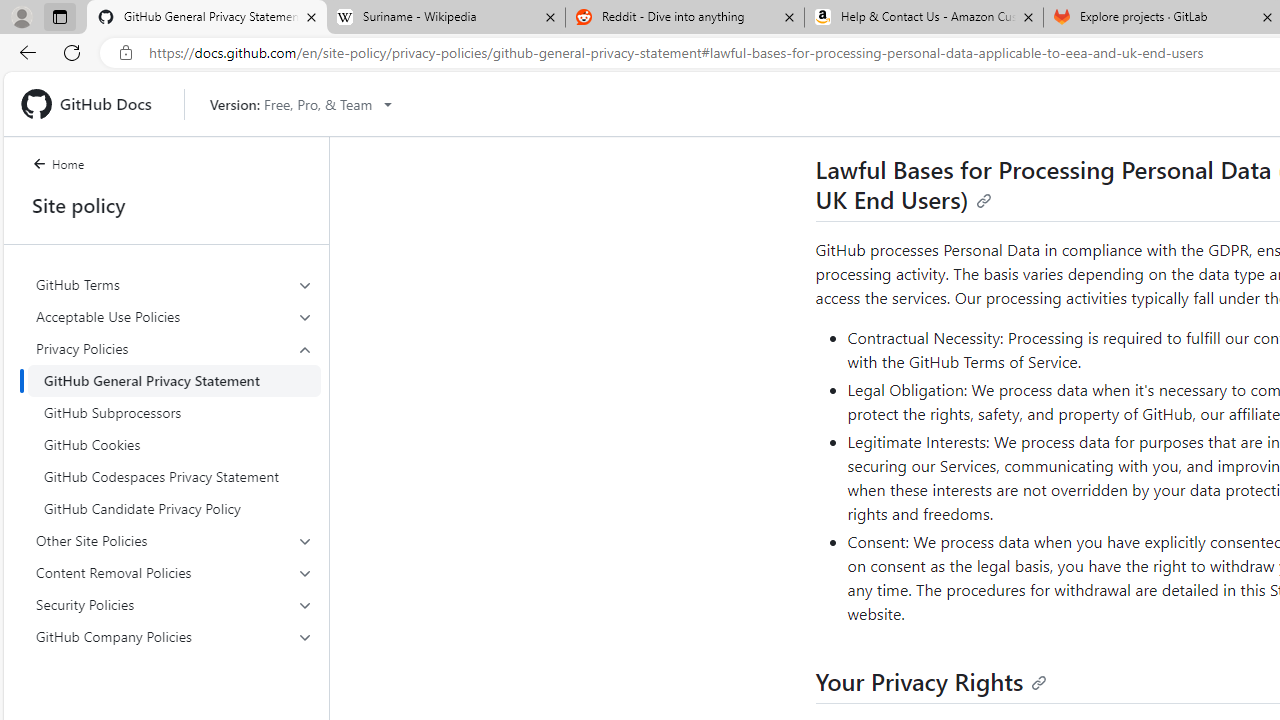 This screenshot has height=720, width=1280. What do you see at coordinates (174, 603) in the screenshot?
I see `'Security Policies'` at bounding box center [174, 603].